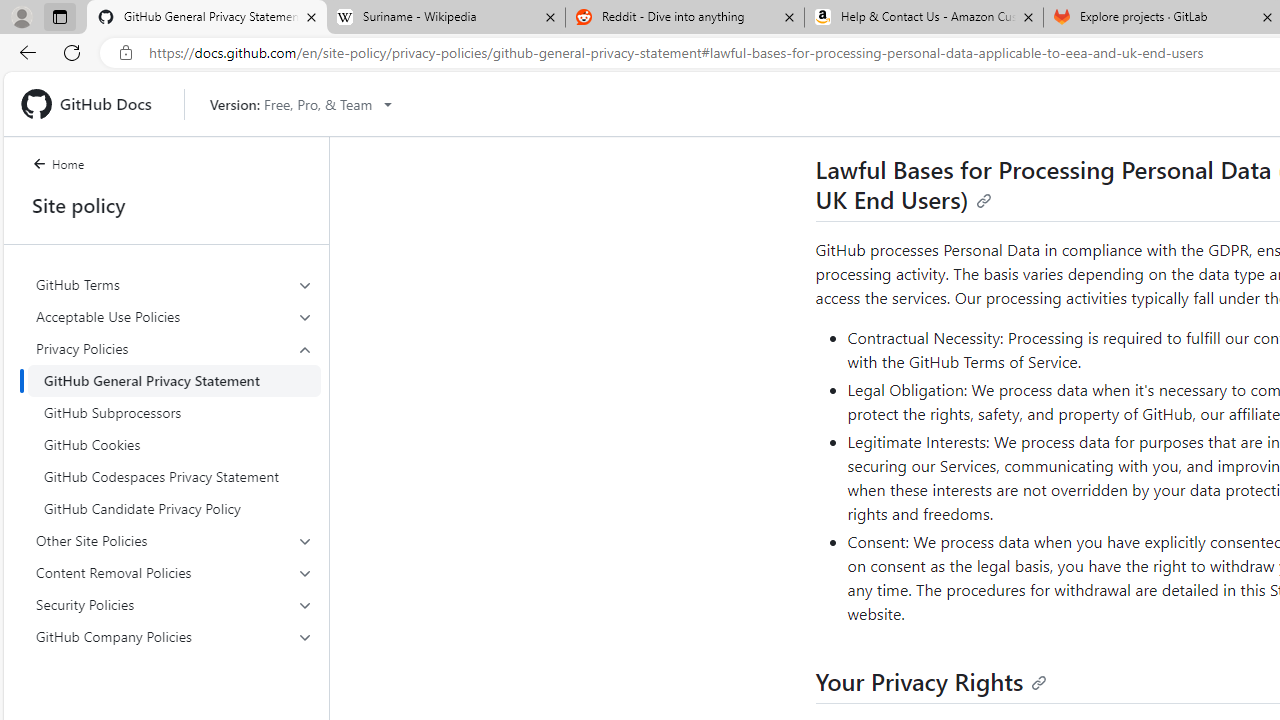 This screenshot has height=720, width=1280. What do you see at coordinates (174, 603) in the screenshot?
I see `'Security Policies'` at bounding box center [174, 603].